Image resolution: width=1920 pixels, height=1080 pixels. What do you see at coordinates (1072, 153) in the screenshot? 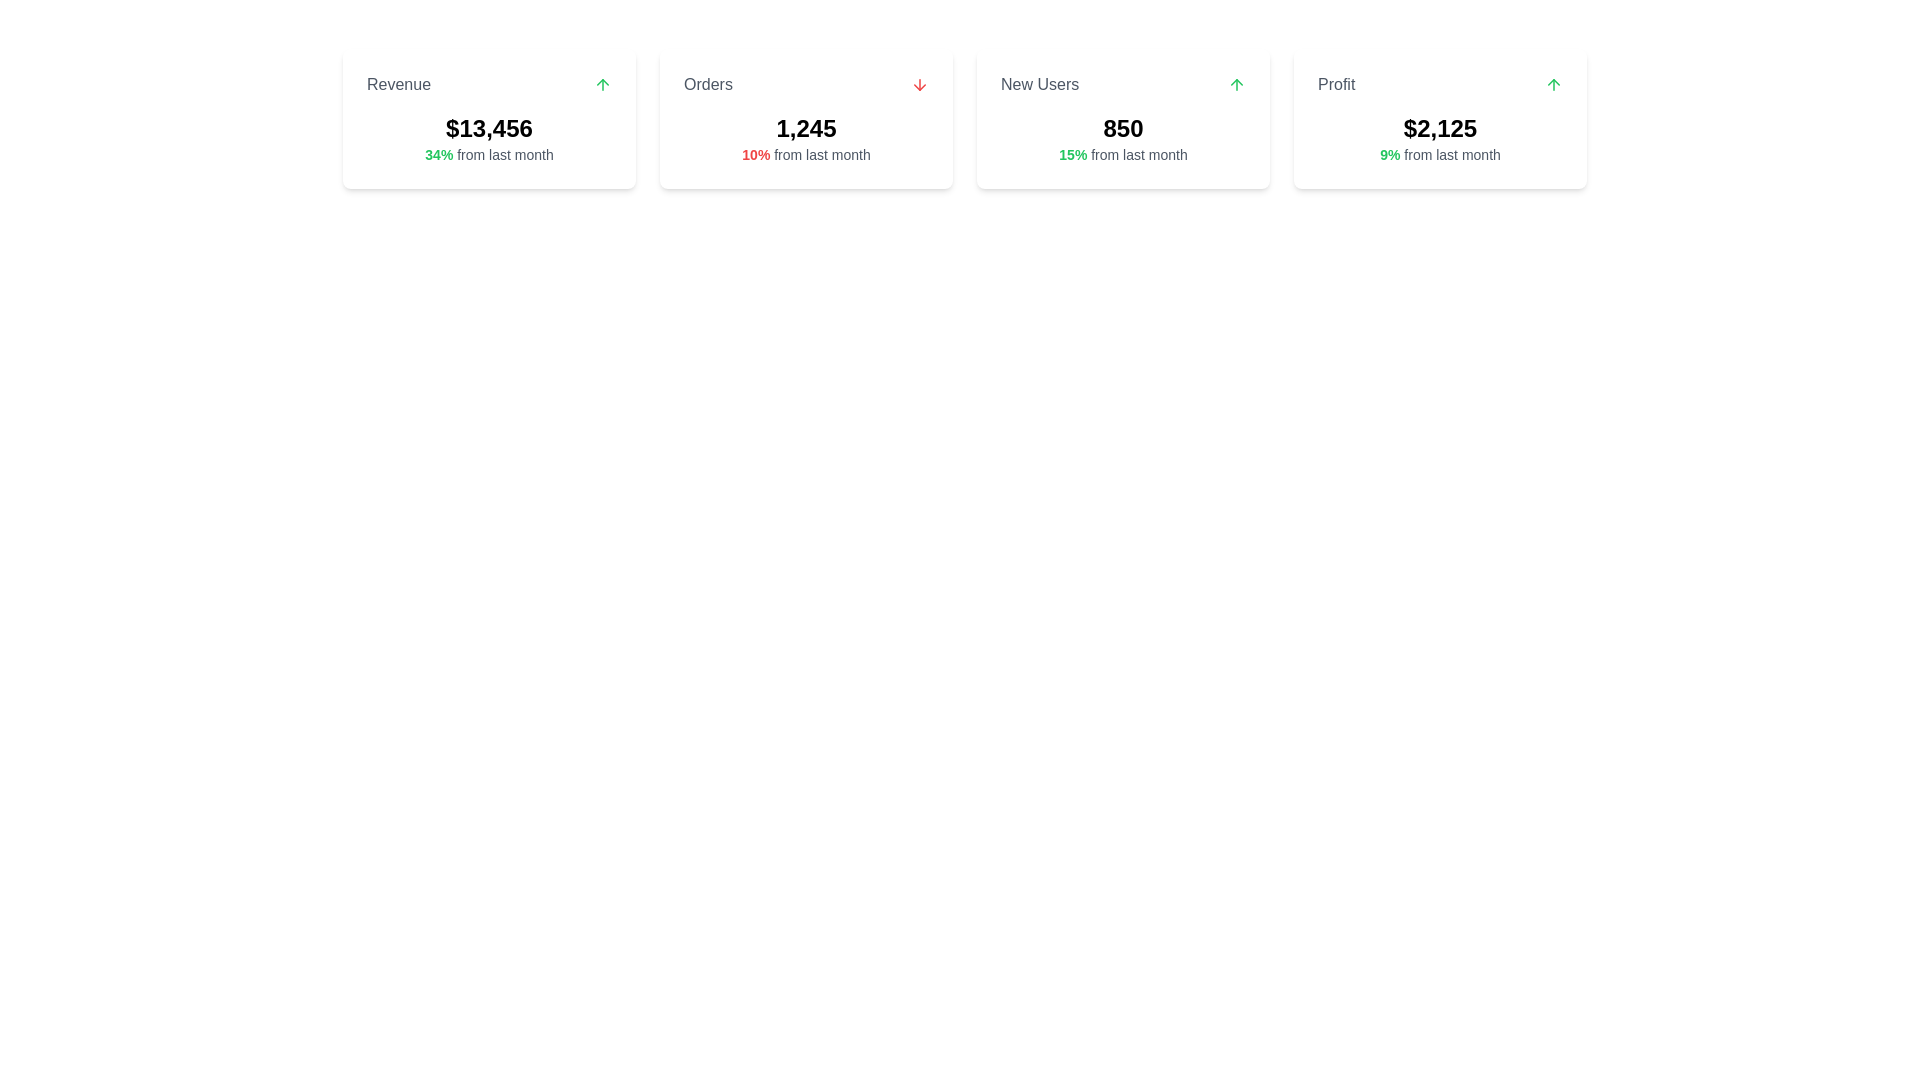
I see `percentage value displayed in the green text label showing '15%' within the 'New Users' card` at bounding box center [1072, 153].